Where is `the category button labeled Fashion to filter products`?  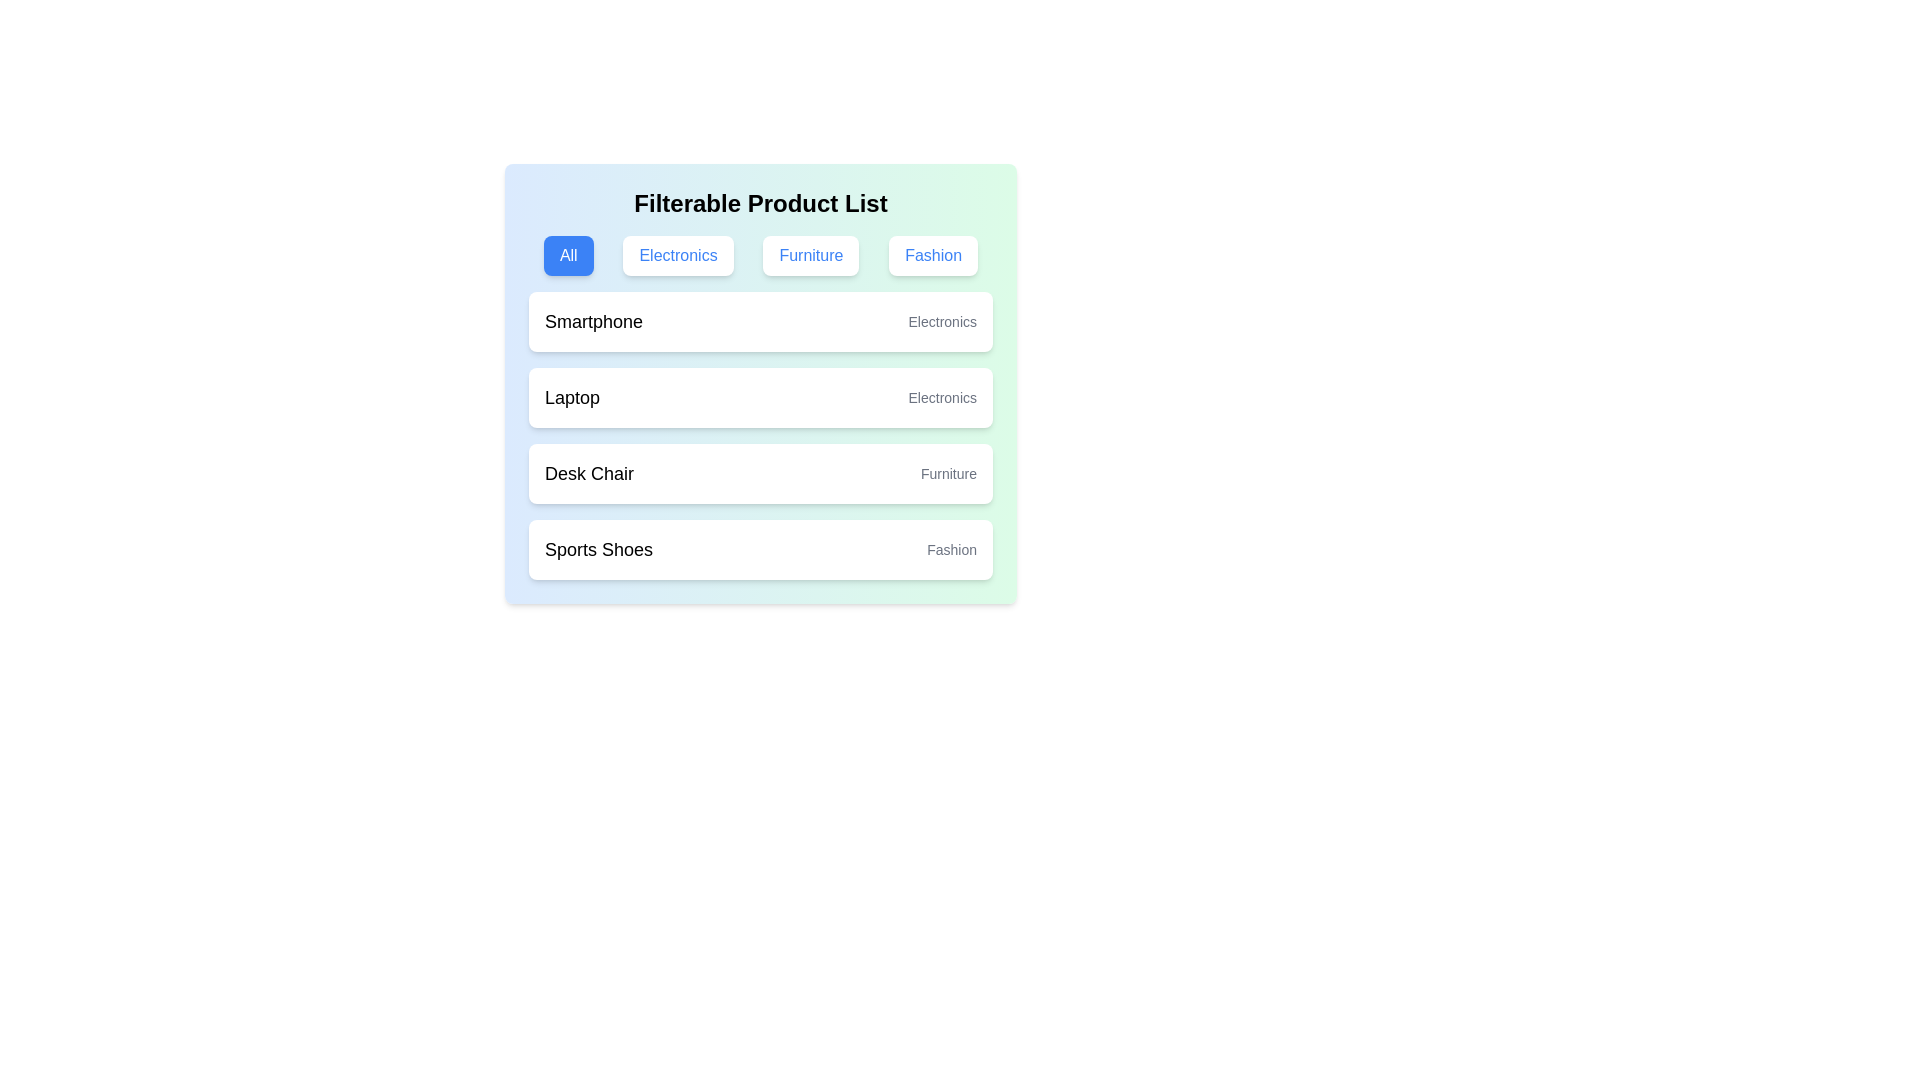 the category button labeled Fashion to filter products is located at coordinates (932, 254).